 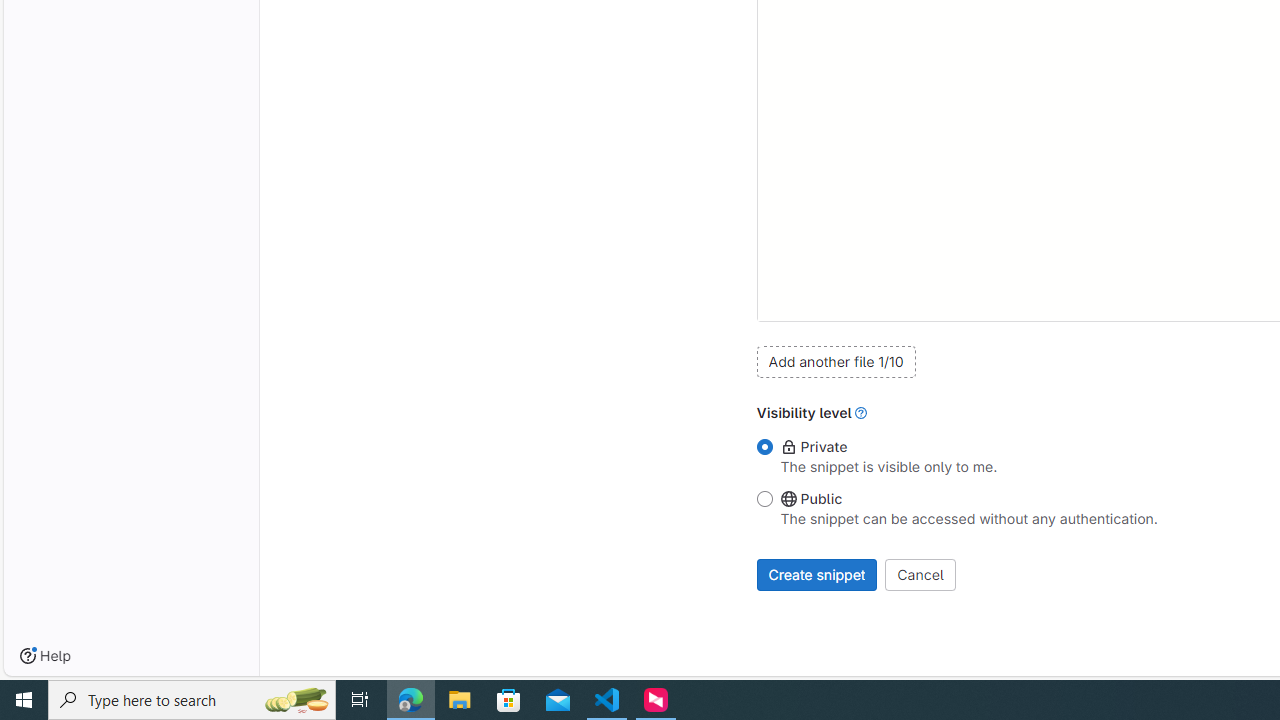 What do you see at coordinates (817, 574) in the screenshot?
I see `'Create snippet'` at bounding box center [817, 574].